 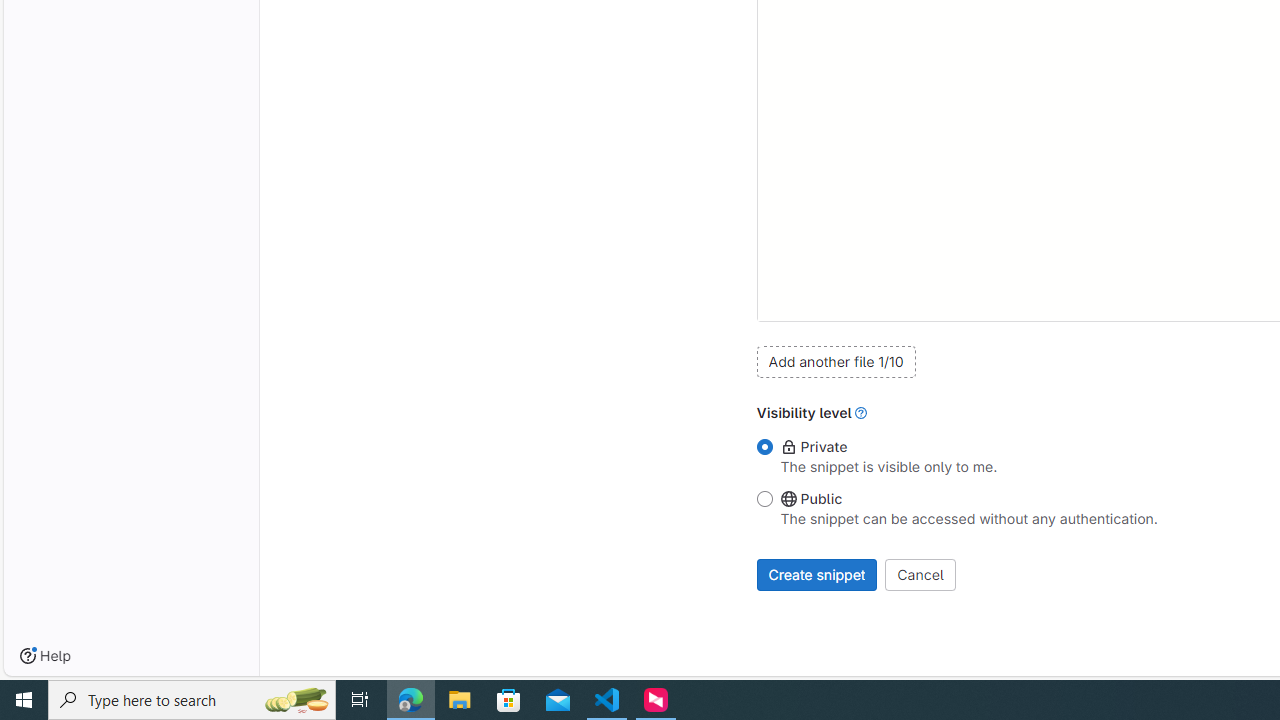 What do you see at coordinates (817, 574) in the screenshot?
I see `'Create snippet'` at bounding box center [817, 574].